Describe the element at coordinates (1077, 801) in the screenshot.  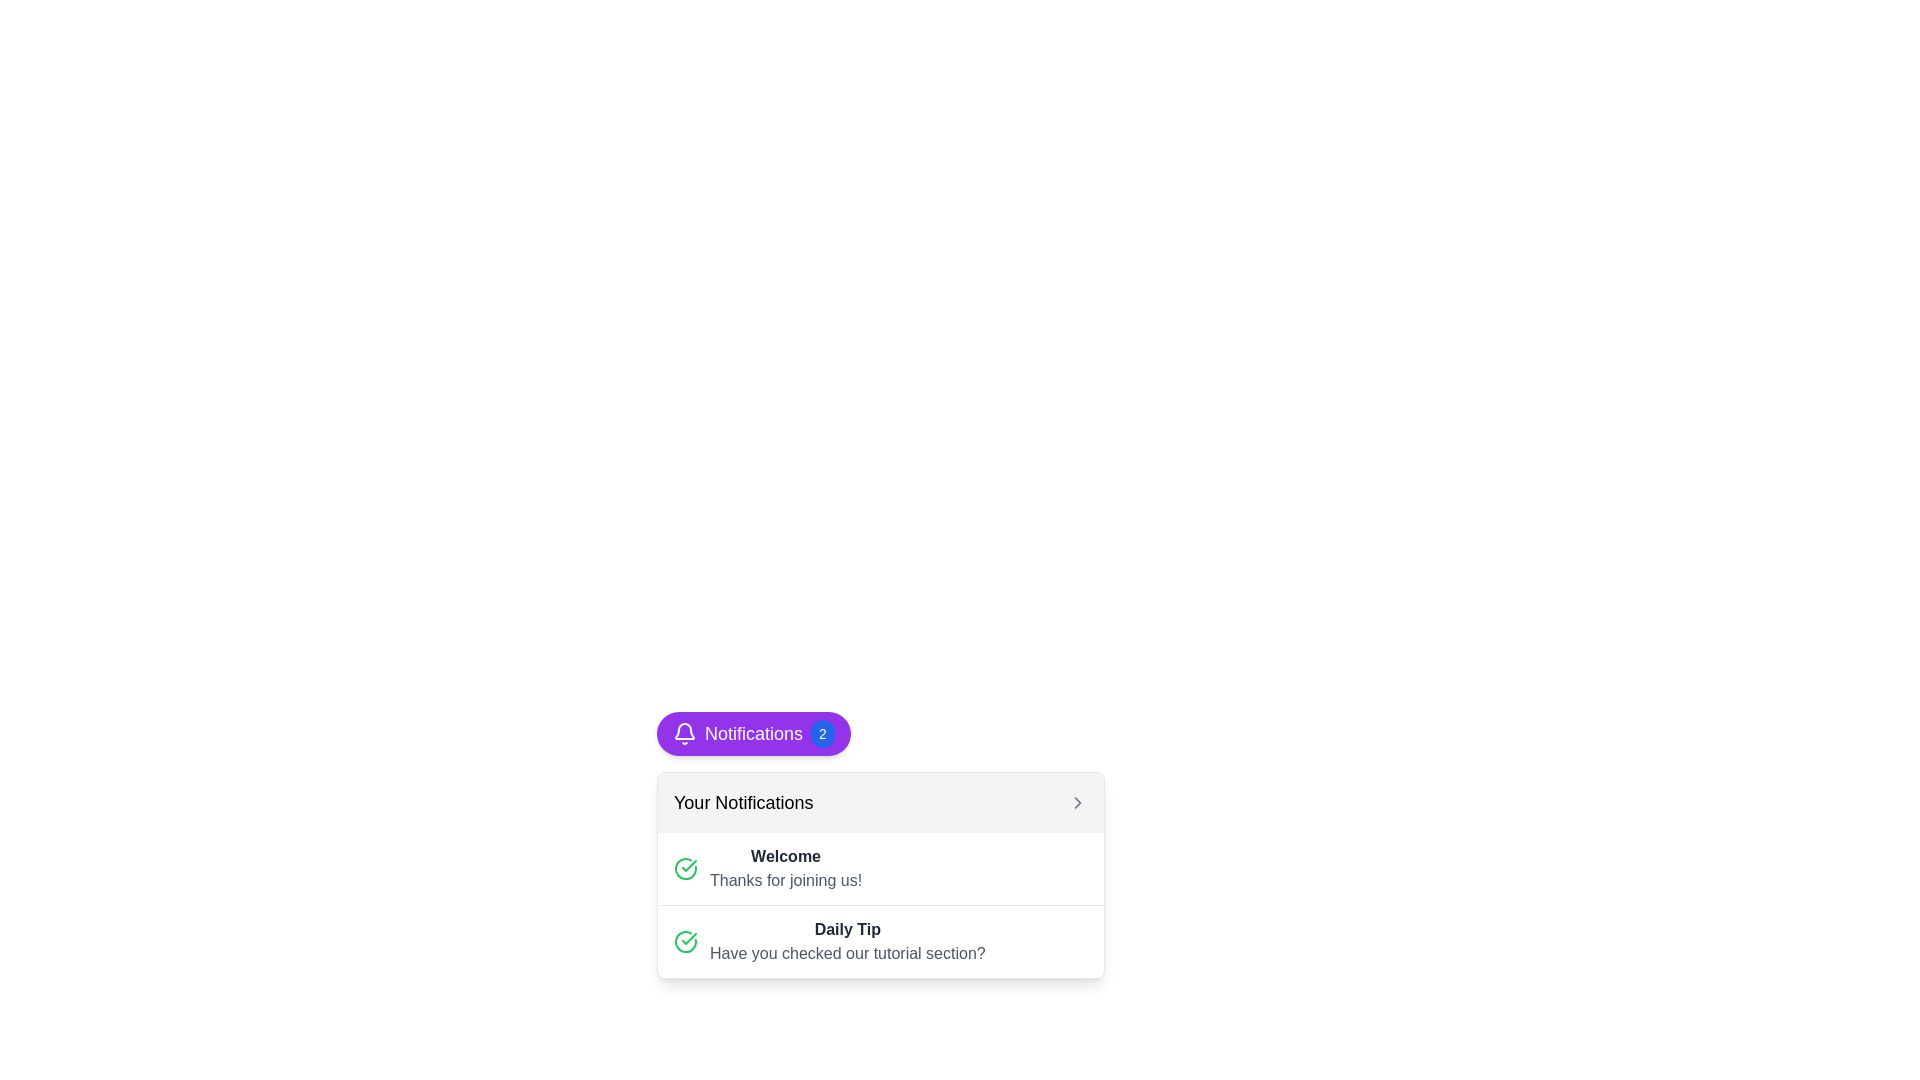
I see `the right-pointing arrow icon button located in the upper-right corner of the 'Your Notifications' panel` at that location.